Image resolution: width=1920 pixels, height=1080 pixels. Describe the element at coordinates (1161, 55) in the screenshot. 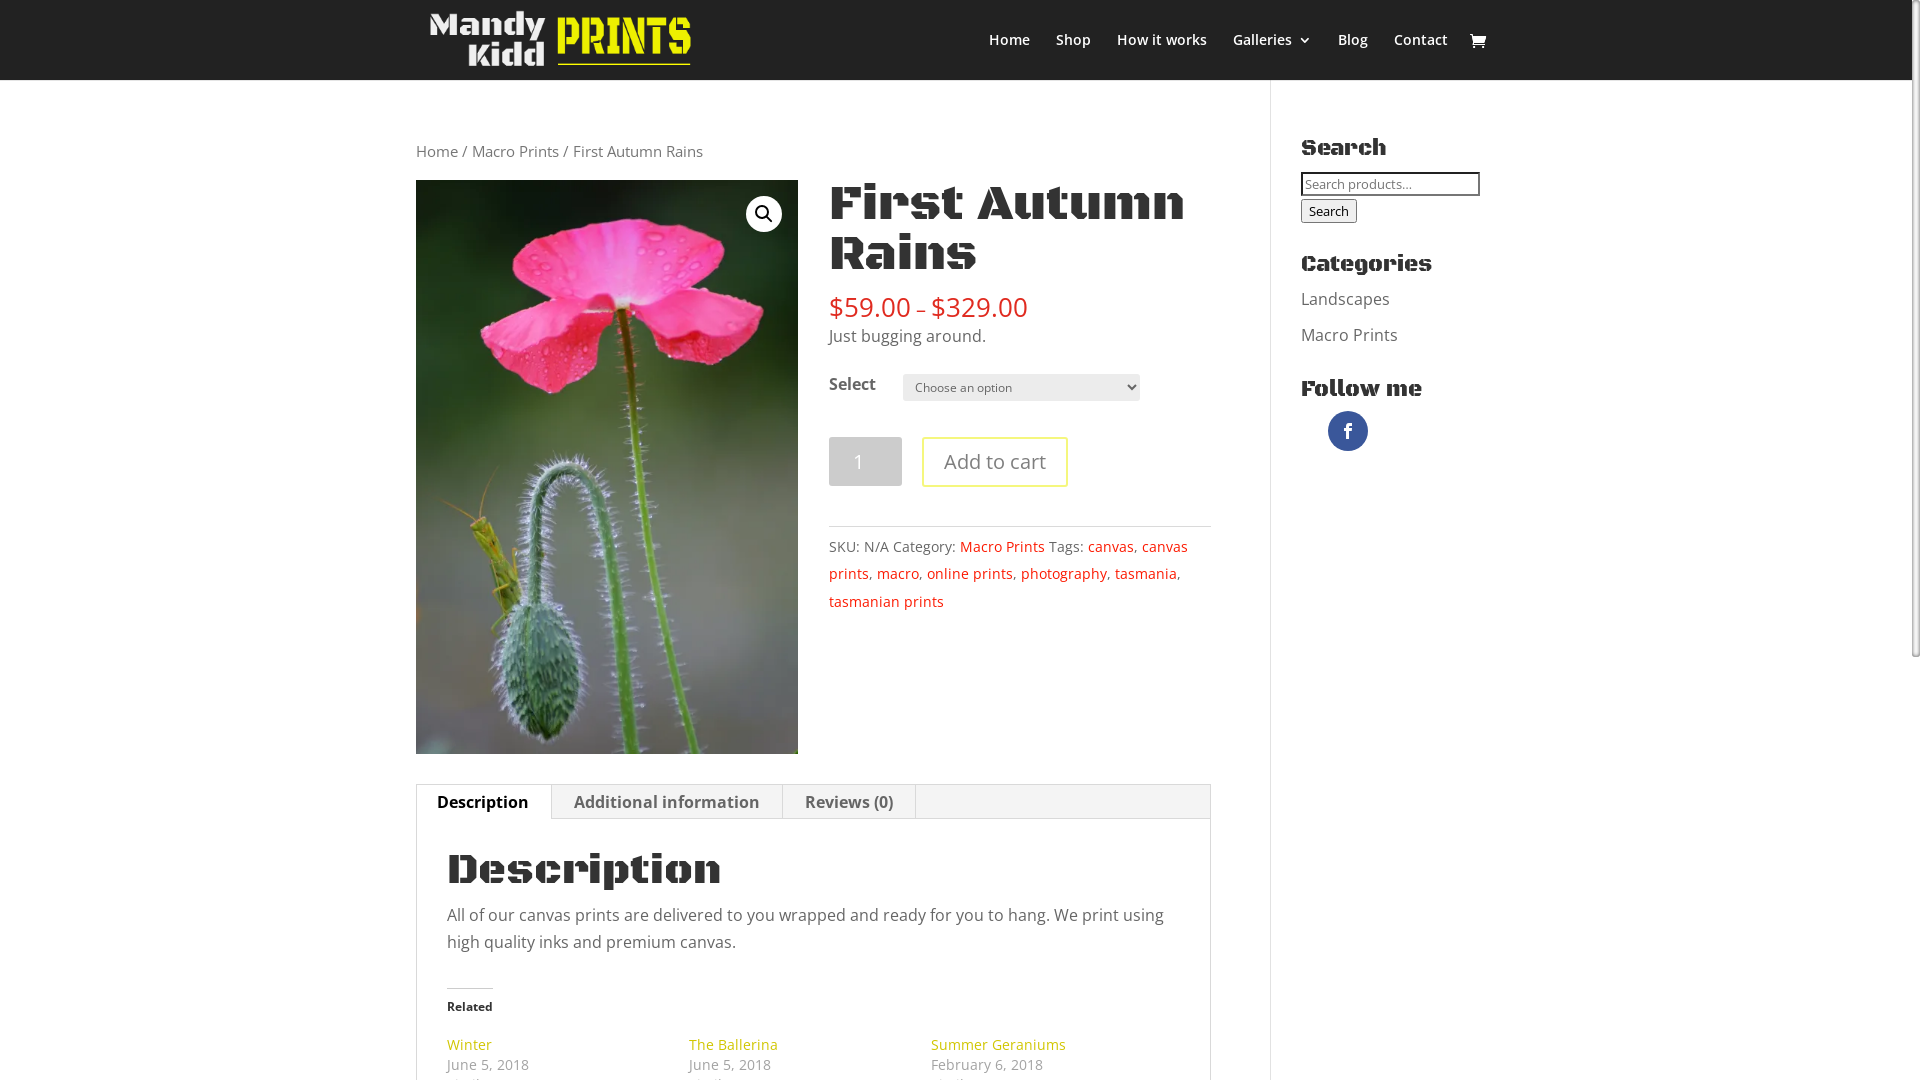

I see `'How it works'` at that location.